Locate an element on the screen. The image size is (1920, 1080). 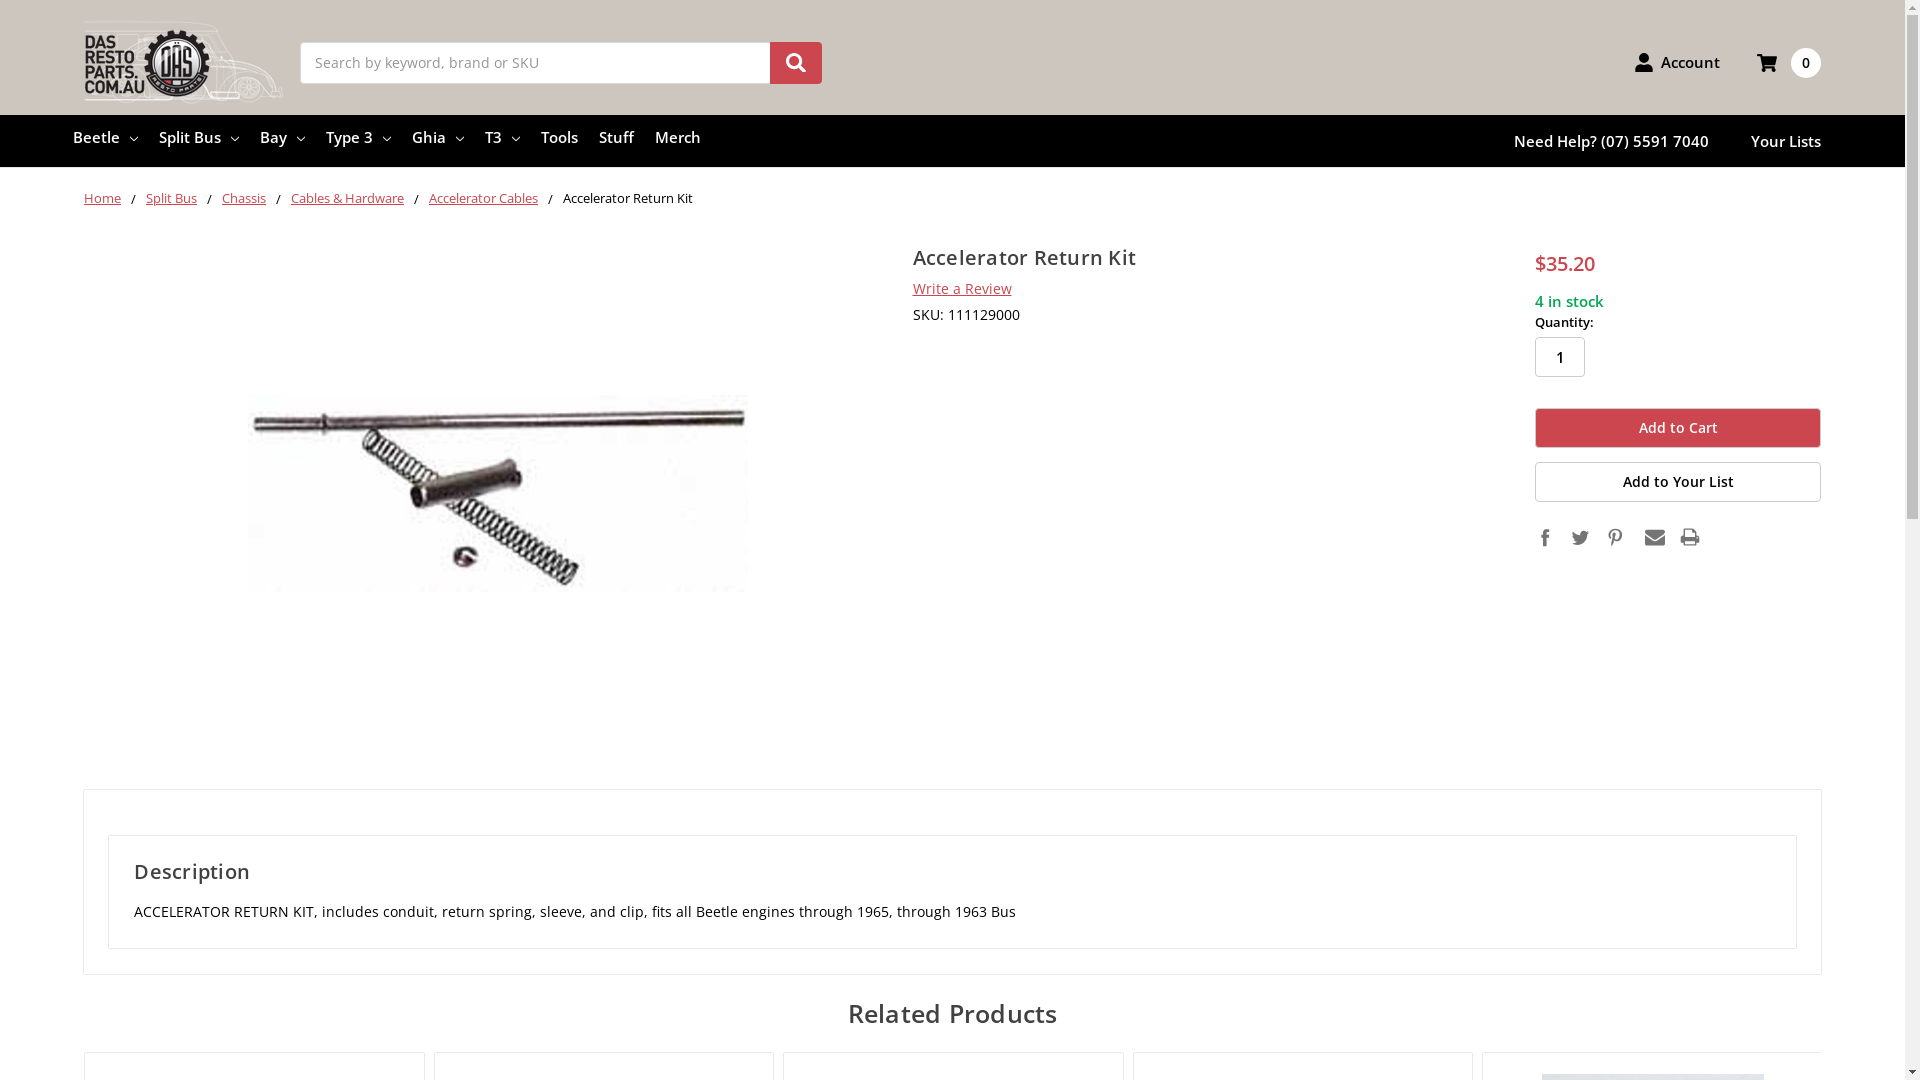
'Add to Your List' is located at coordinates (1678, 482).